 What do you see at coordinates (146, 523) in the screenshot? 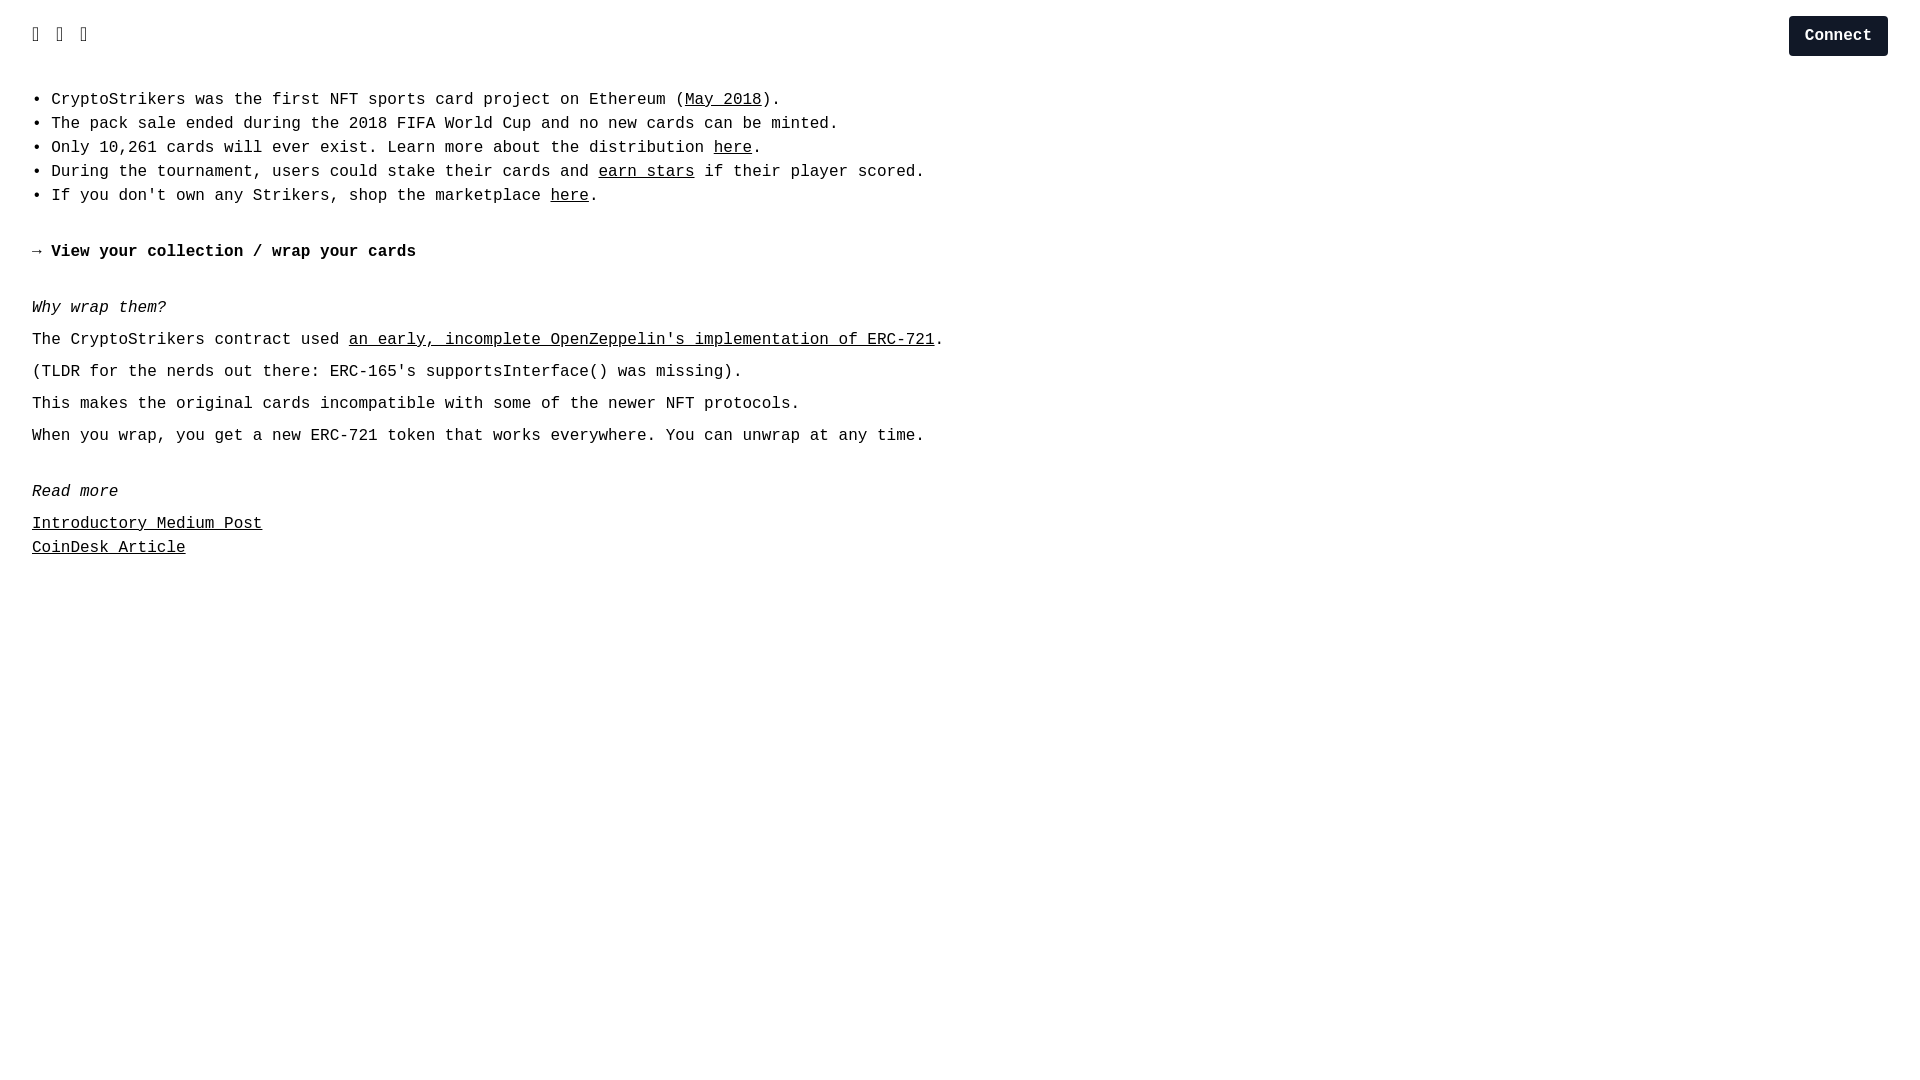
I see `'Introductory Medium Post'` at bounding box center [146, 523].